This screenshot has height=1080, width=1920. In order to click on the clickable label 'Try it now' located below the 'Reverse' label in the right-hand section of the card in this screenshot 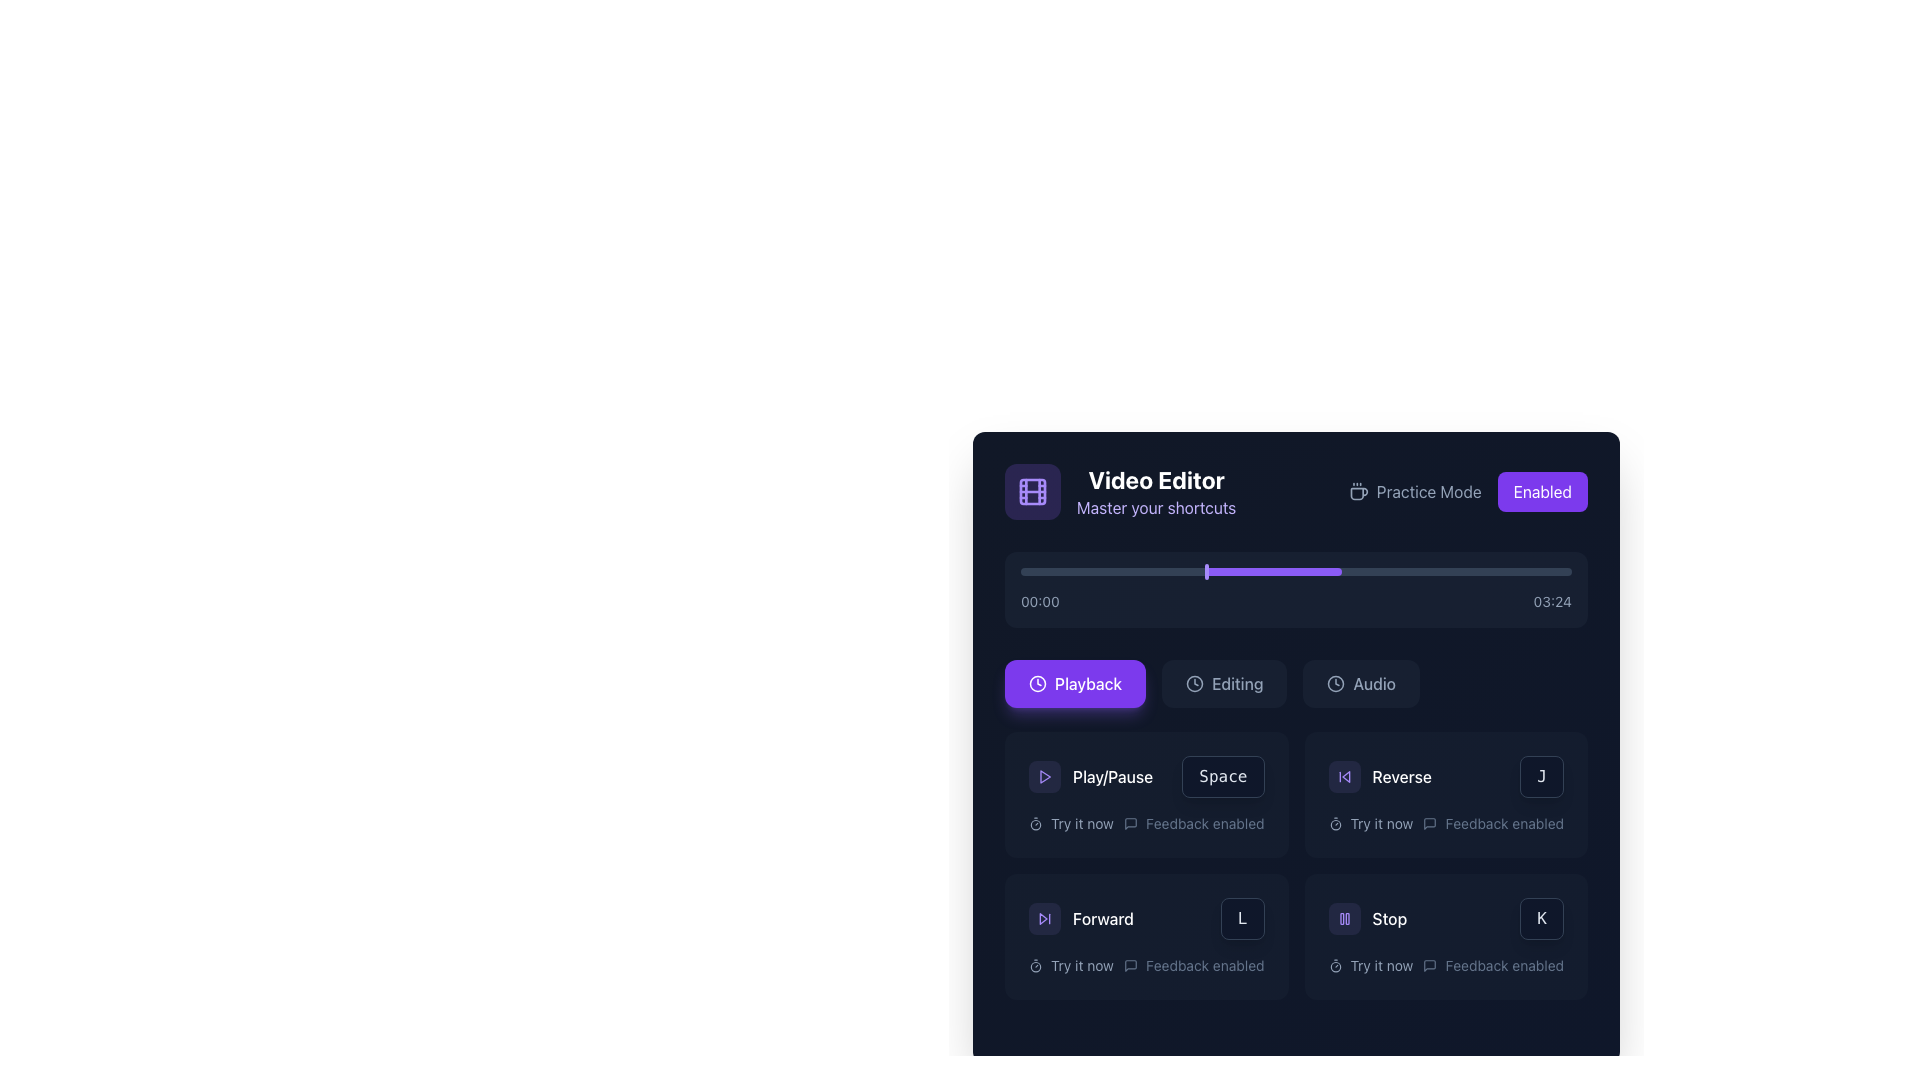, I will do `click(1380, 824)`.